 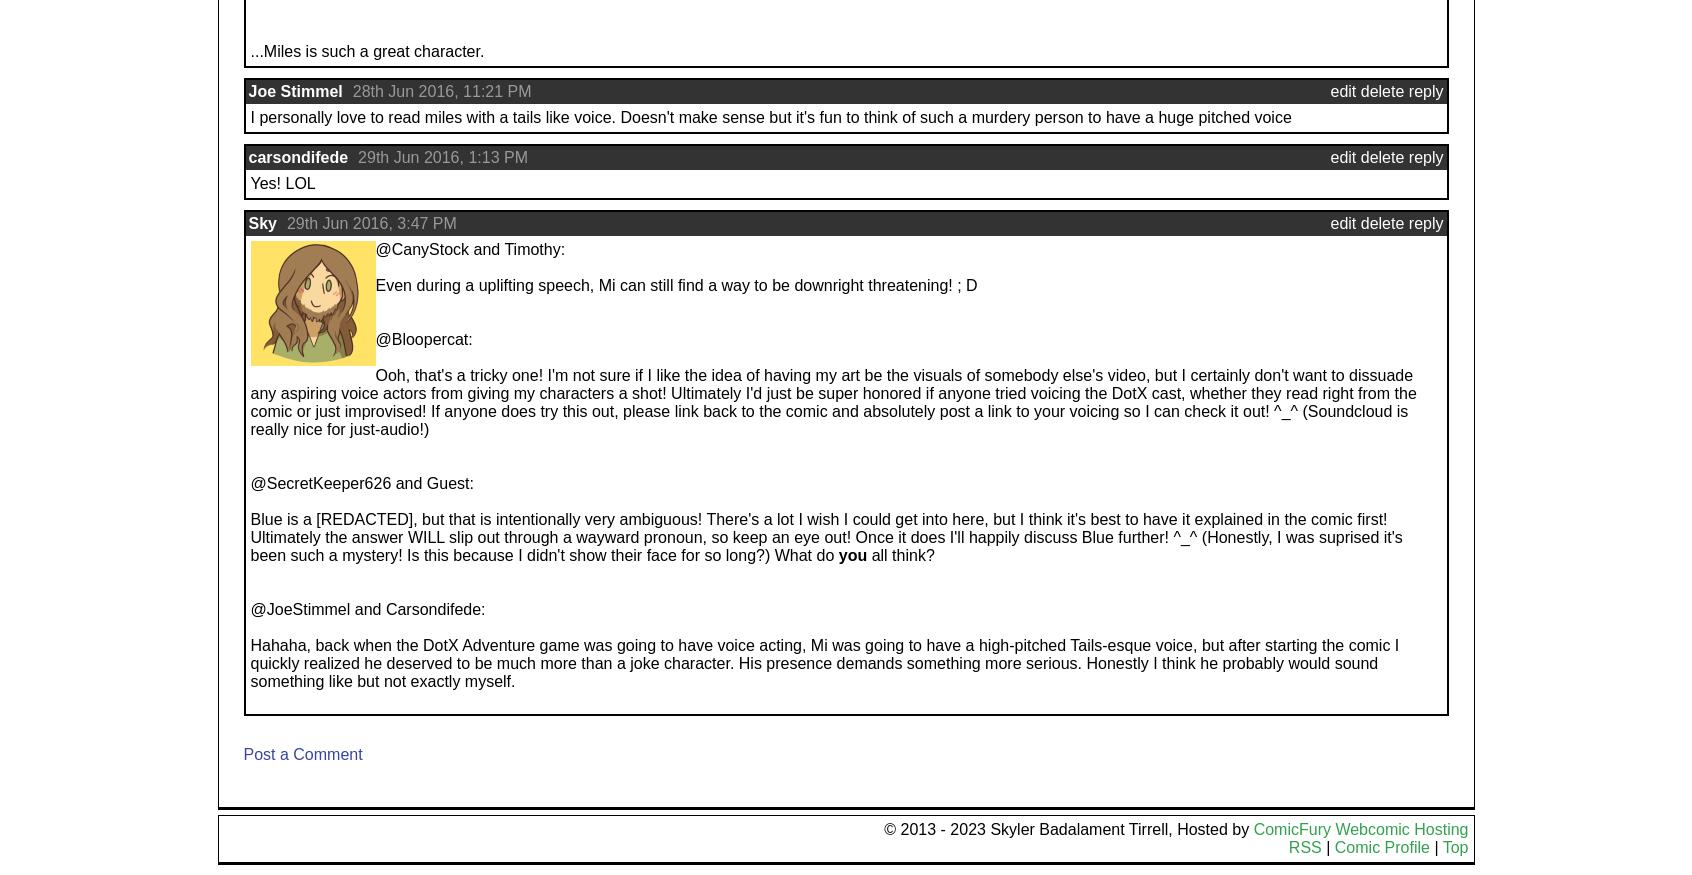 What do you see at coordinates (899, 554) in the screenshot?
I see `'all think?'` at bounding box center [899, 554].